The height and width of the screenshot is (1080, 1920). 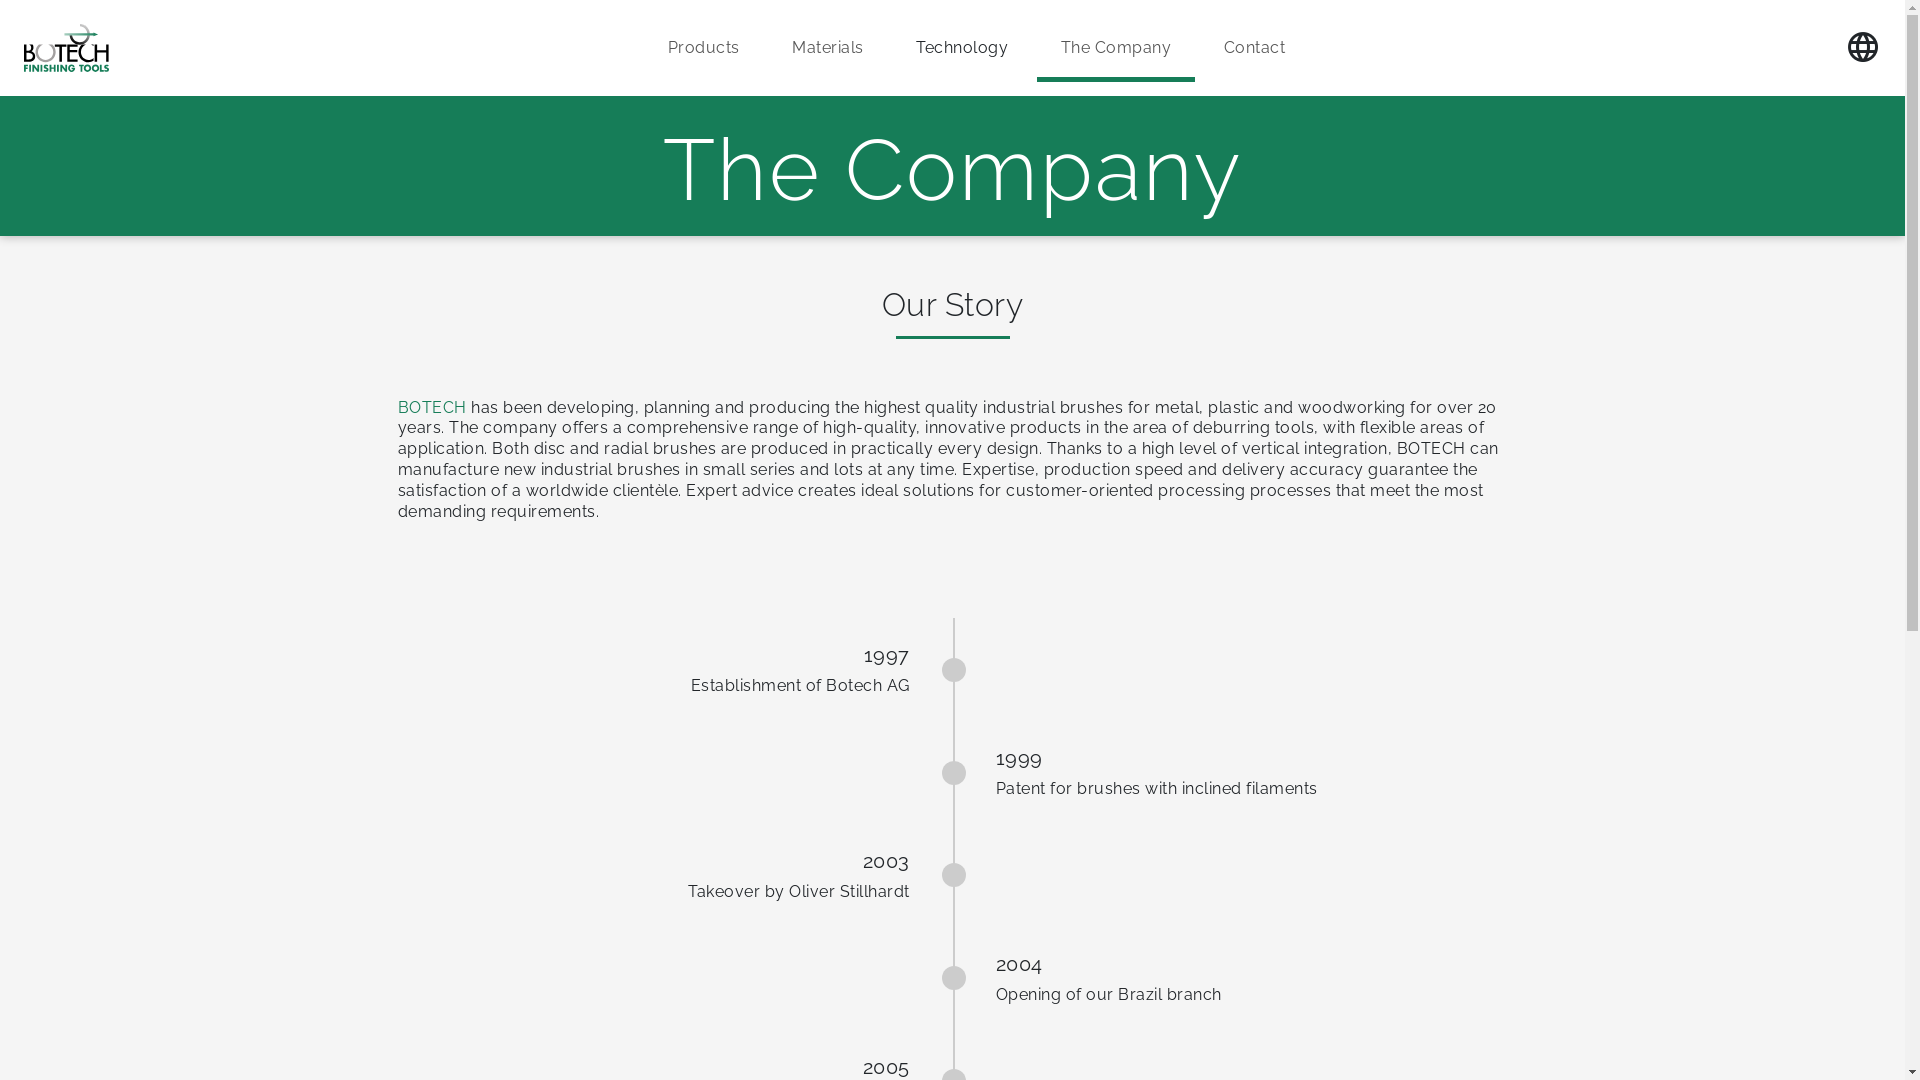 What do you see at coordinates (1253, 47) in the screenshot?
I see `'Contact'` at bounding box center [1253, 47].